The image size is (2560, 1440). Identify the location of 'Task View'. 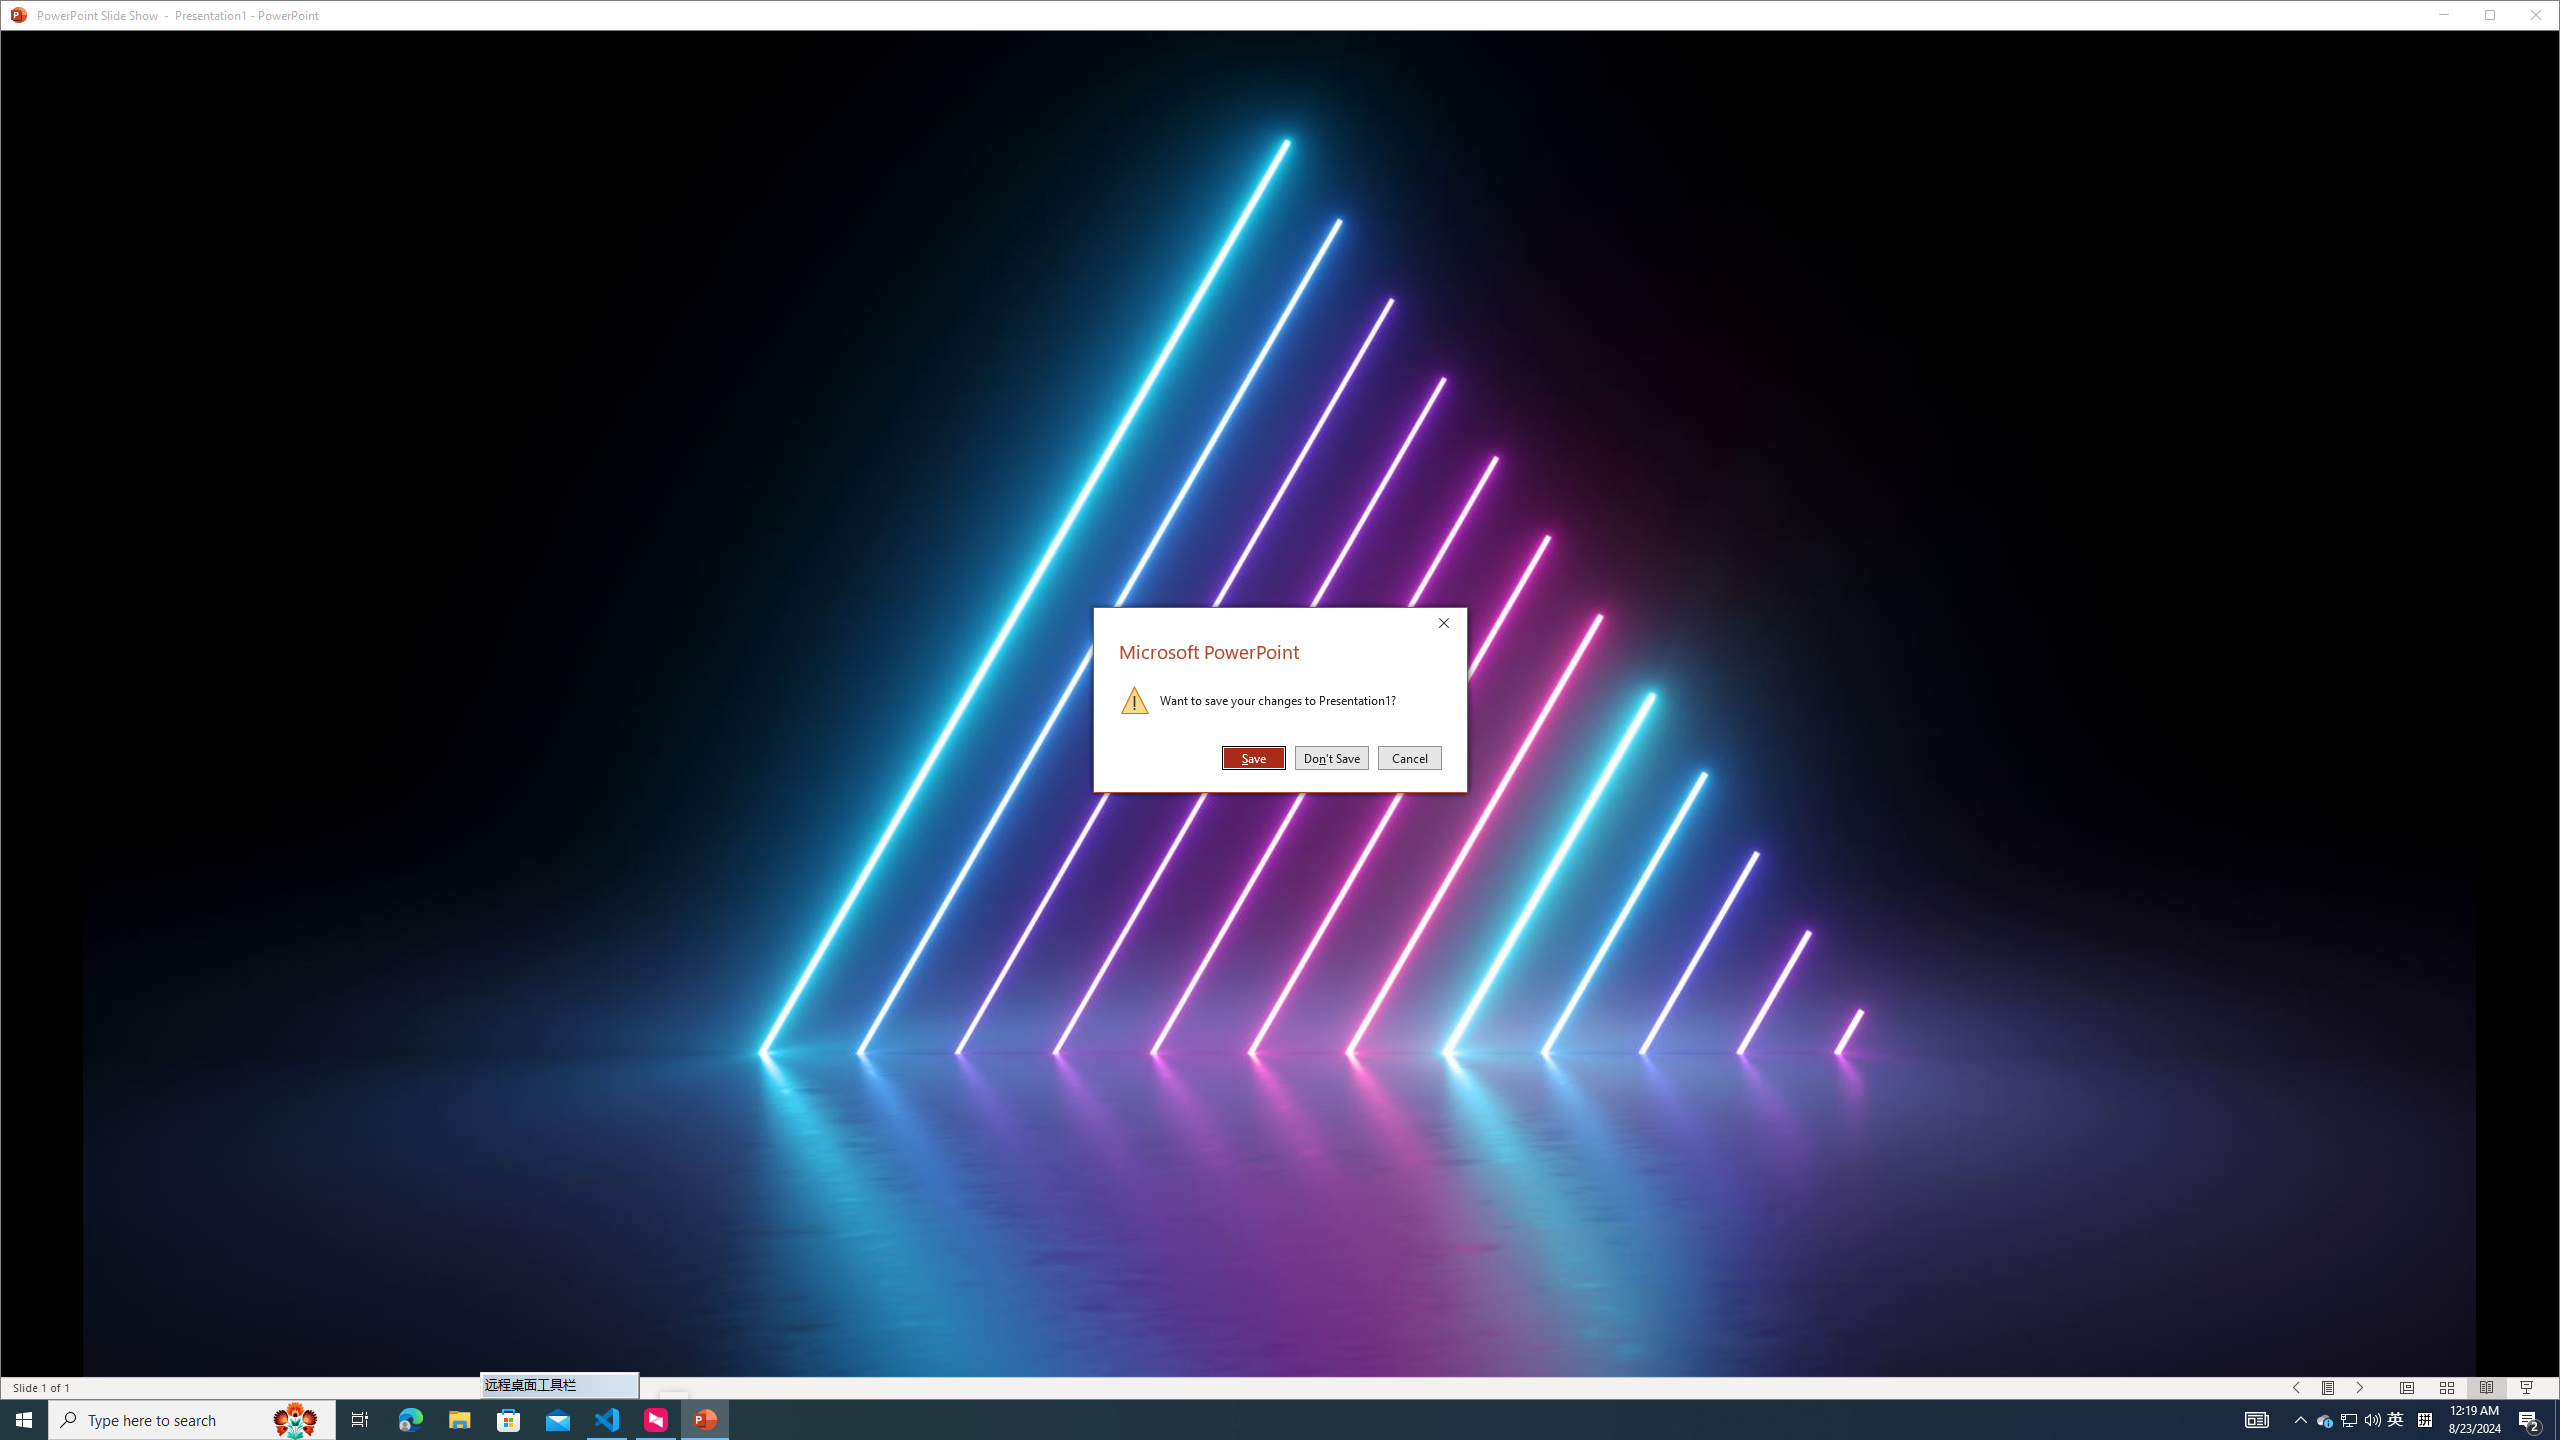
(358, 1418).